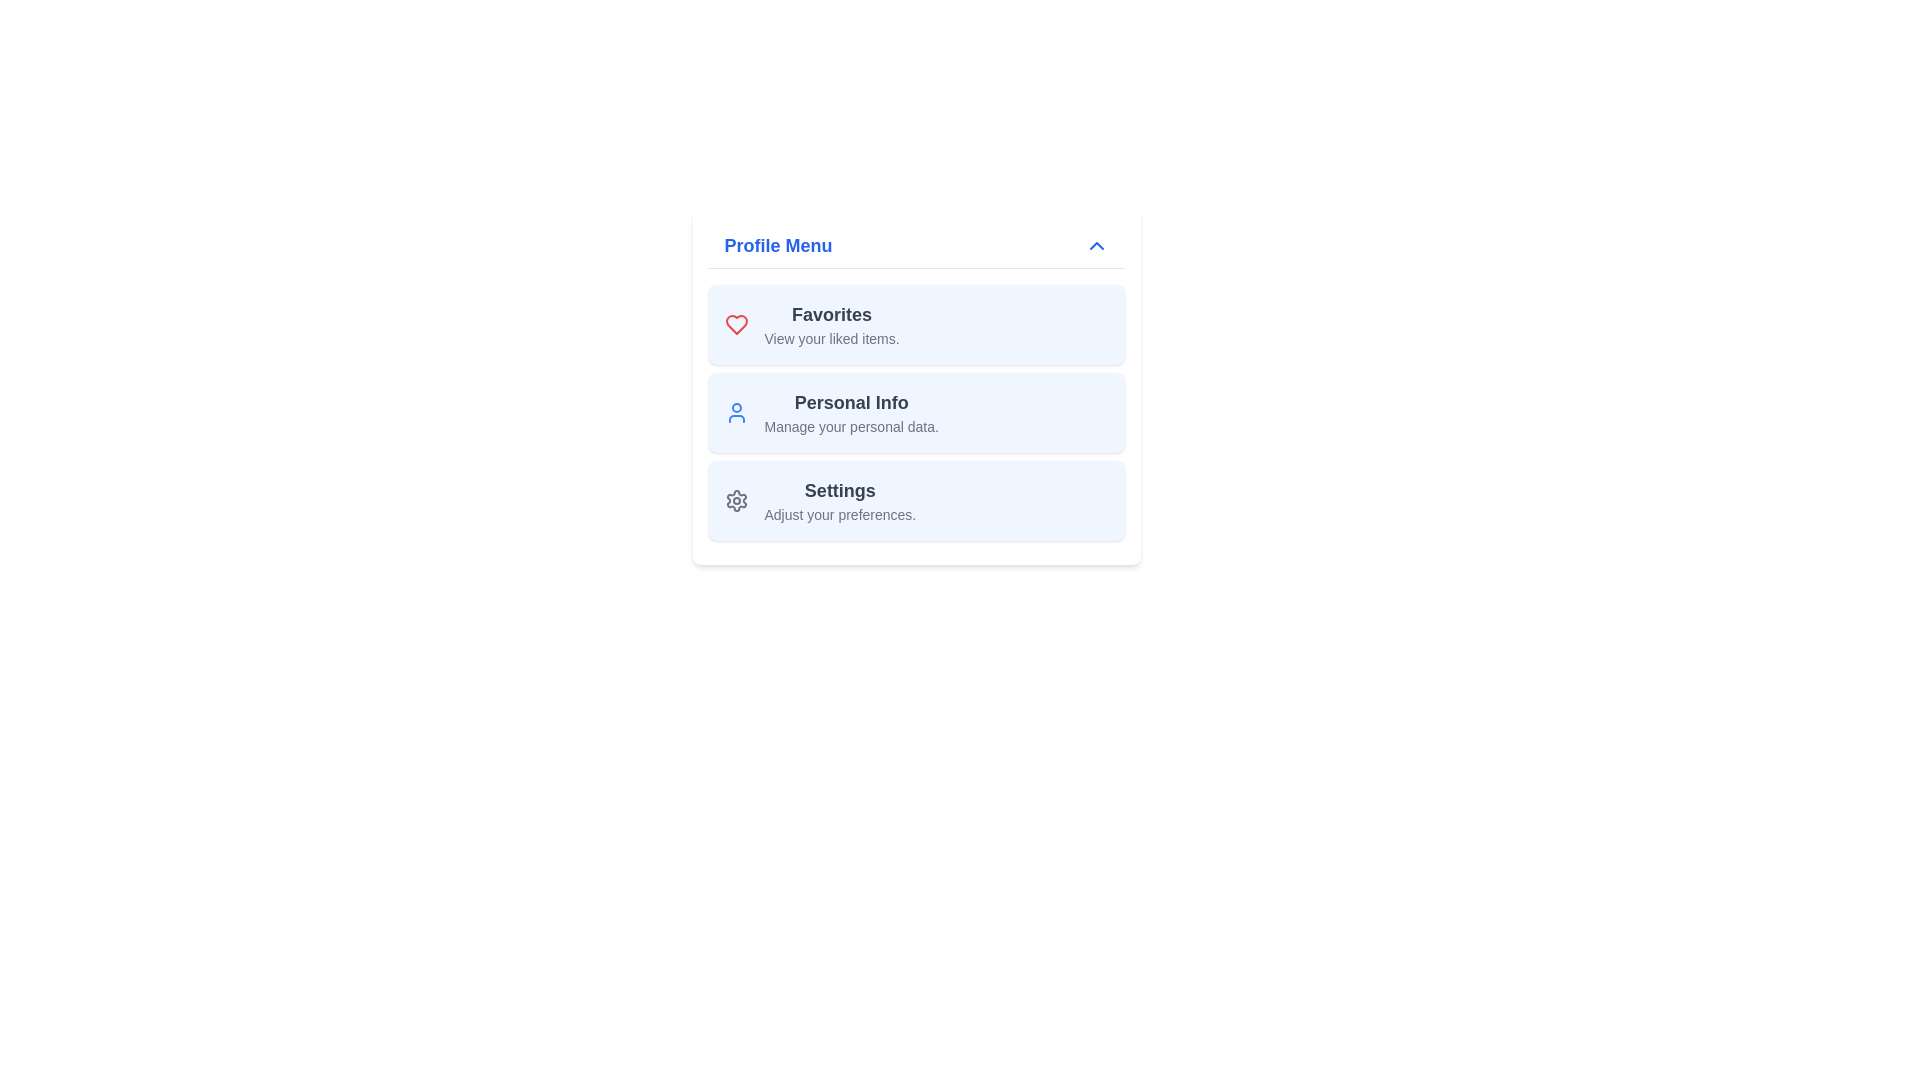 The width and height of the screenshot is (1920, 1080). Describe the element at coordinates (735, 323) in the screenshot. I see `the red heart icon in the 'Favorites' section of the Profile Menu, which symbolizes a liked item` at that location.